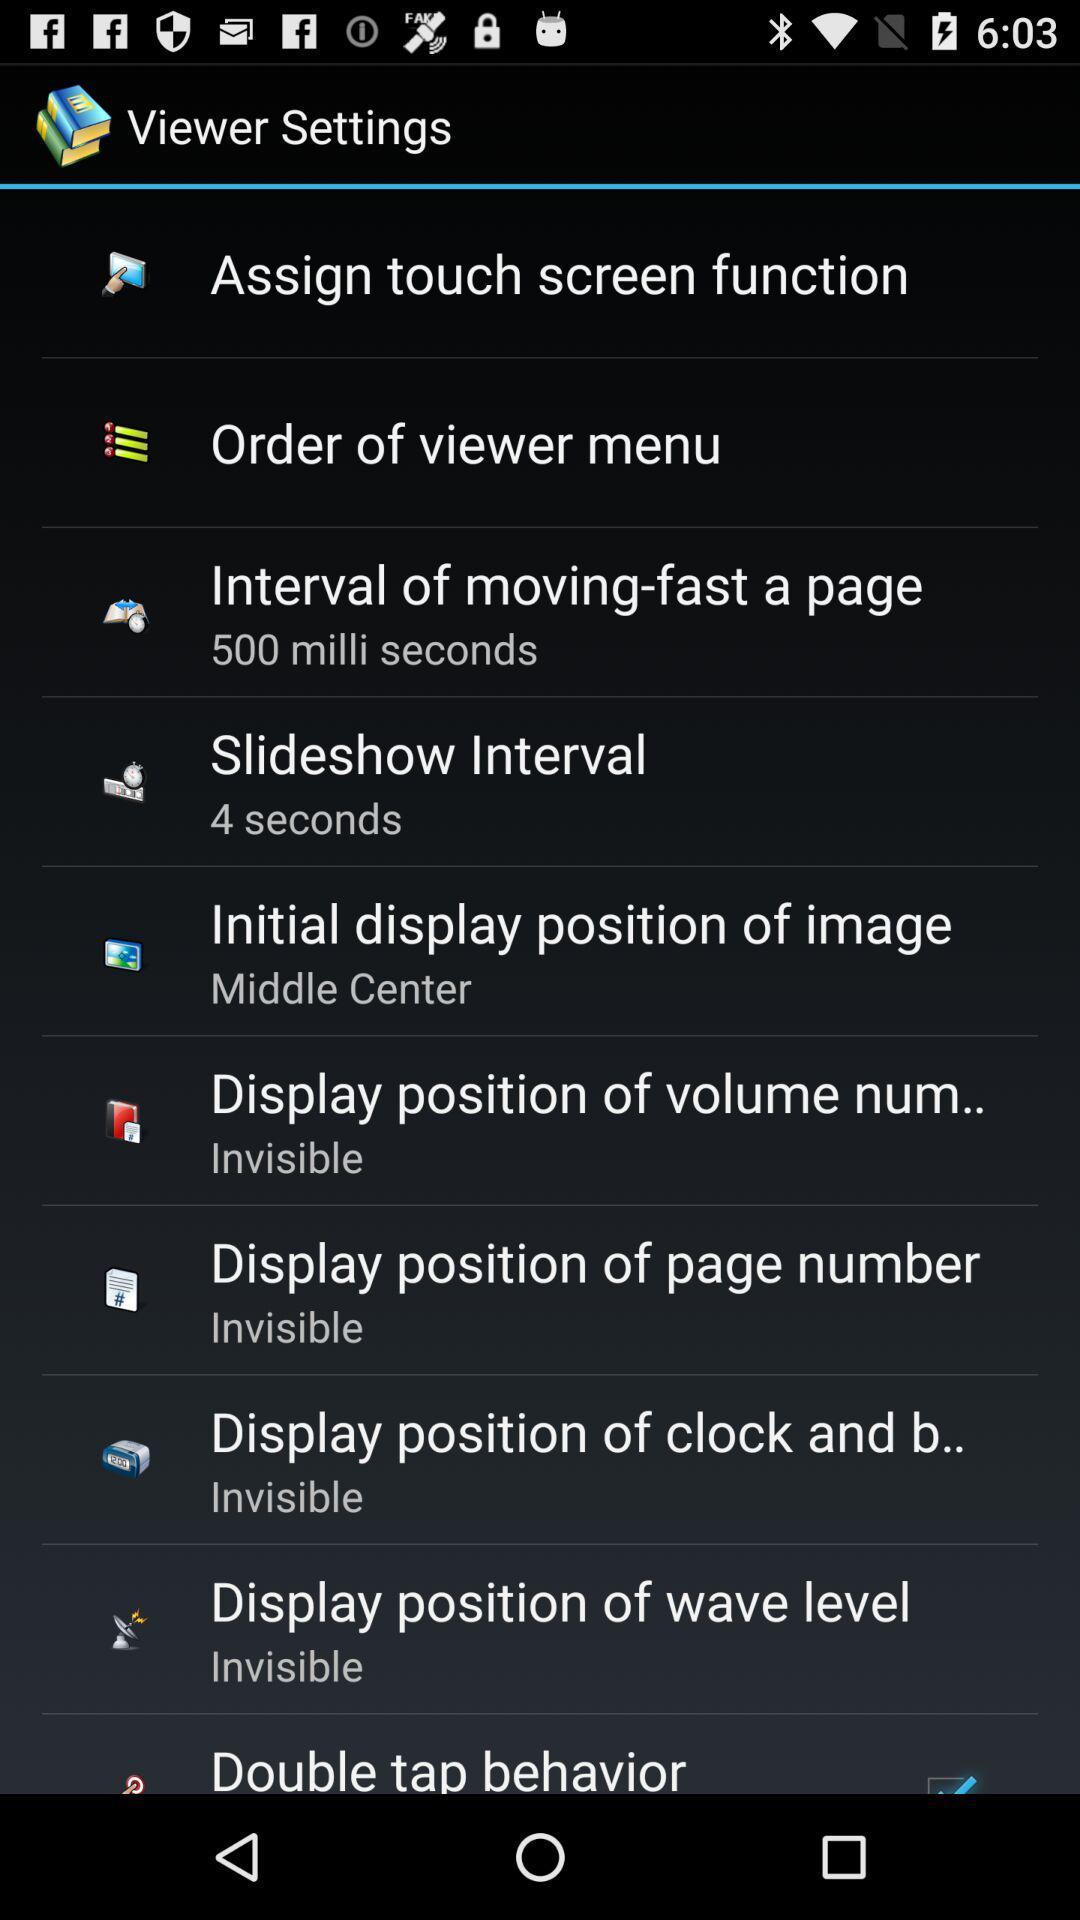 The image size is (1080, 1920). What do you see at coordinates (947, 1775) in the screenshot?
I see `the app to the right of the double tap behavior icon` at bounding box center [947, 1775].